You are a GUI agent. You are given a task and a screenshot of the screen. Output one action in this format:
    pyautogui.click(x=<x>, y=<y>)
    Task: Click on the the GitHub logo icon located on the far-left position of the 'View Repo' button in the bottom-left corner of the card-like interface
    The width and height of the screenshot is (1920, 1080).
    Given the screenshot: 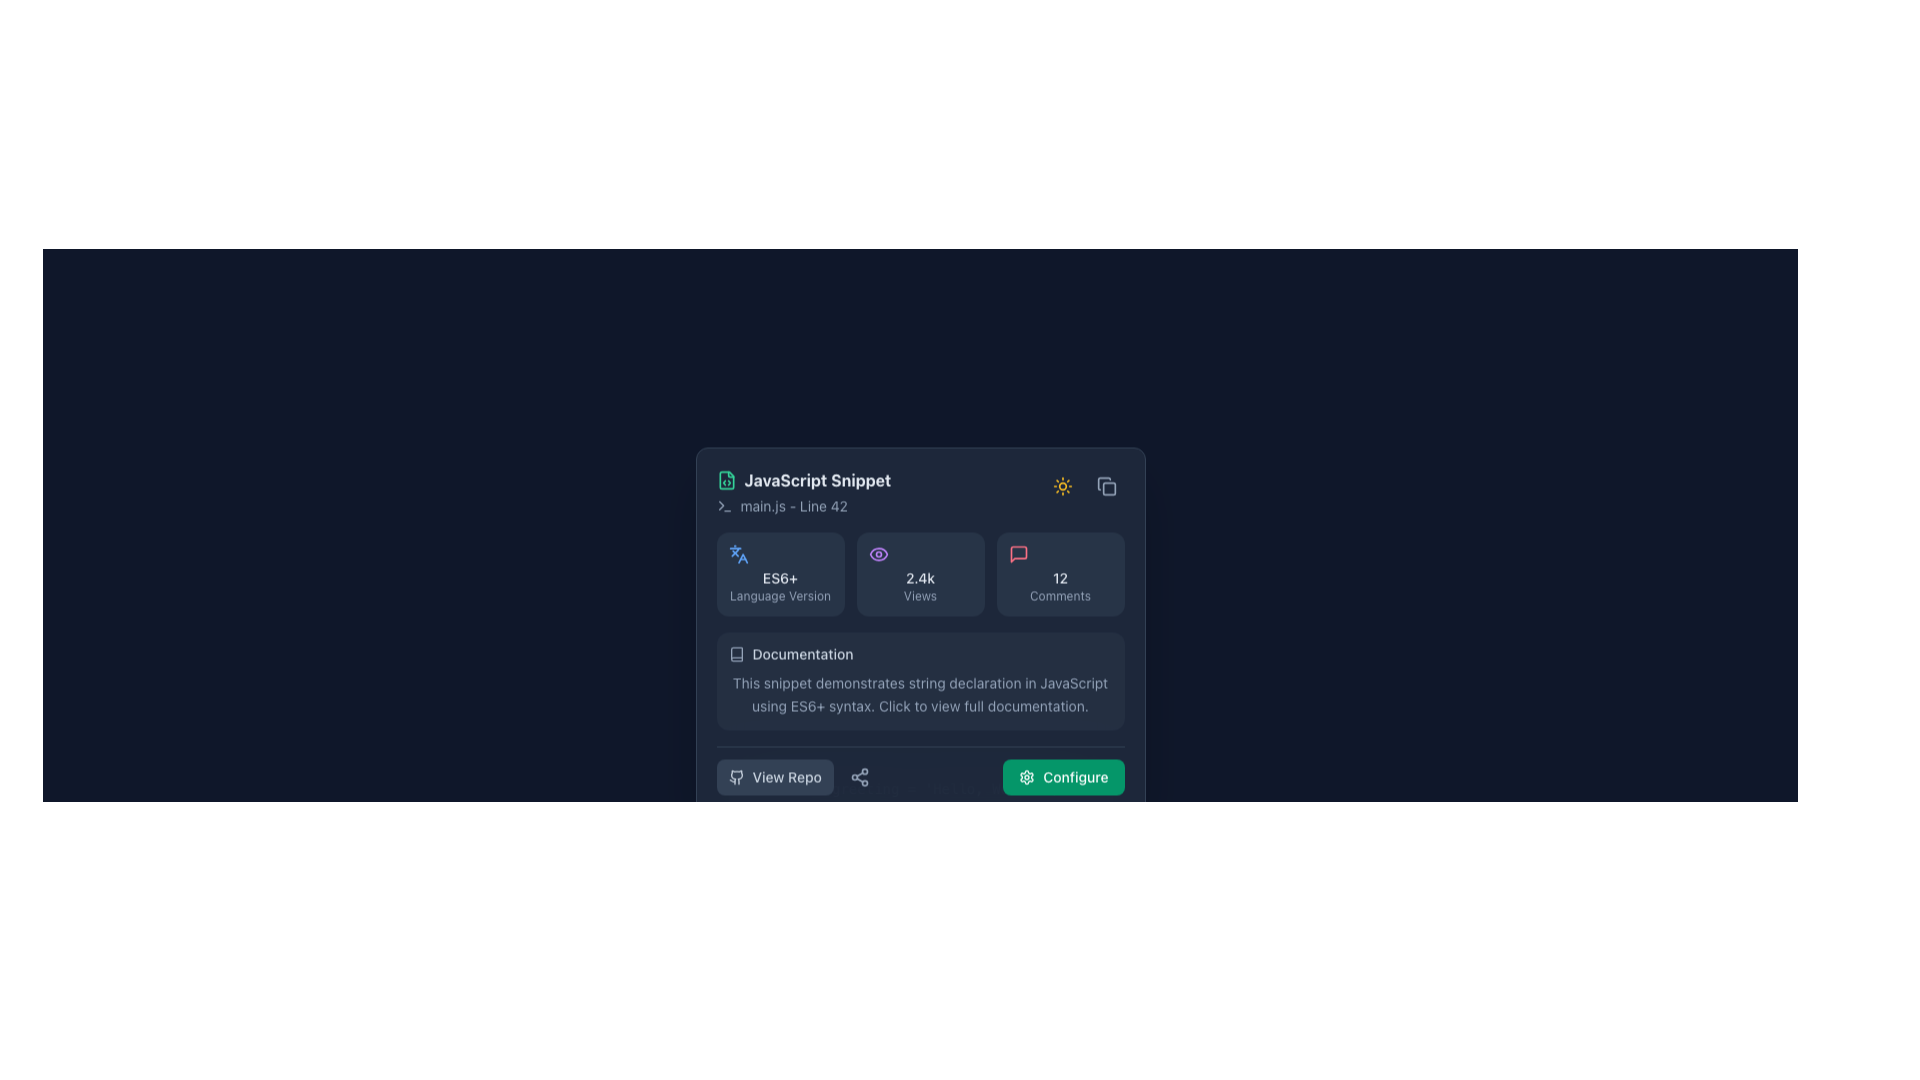 What is the action you would take?
    pyautogui.click(x=735, y=775)
    